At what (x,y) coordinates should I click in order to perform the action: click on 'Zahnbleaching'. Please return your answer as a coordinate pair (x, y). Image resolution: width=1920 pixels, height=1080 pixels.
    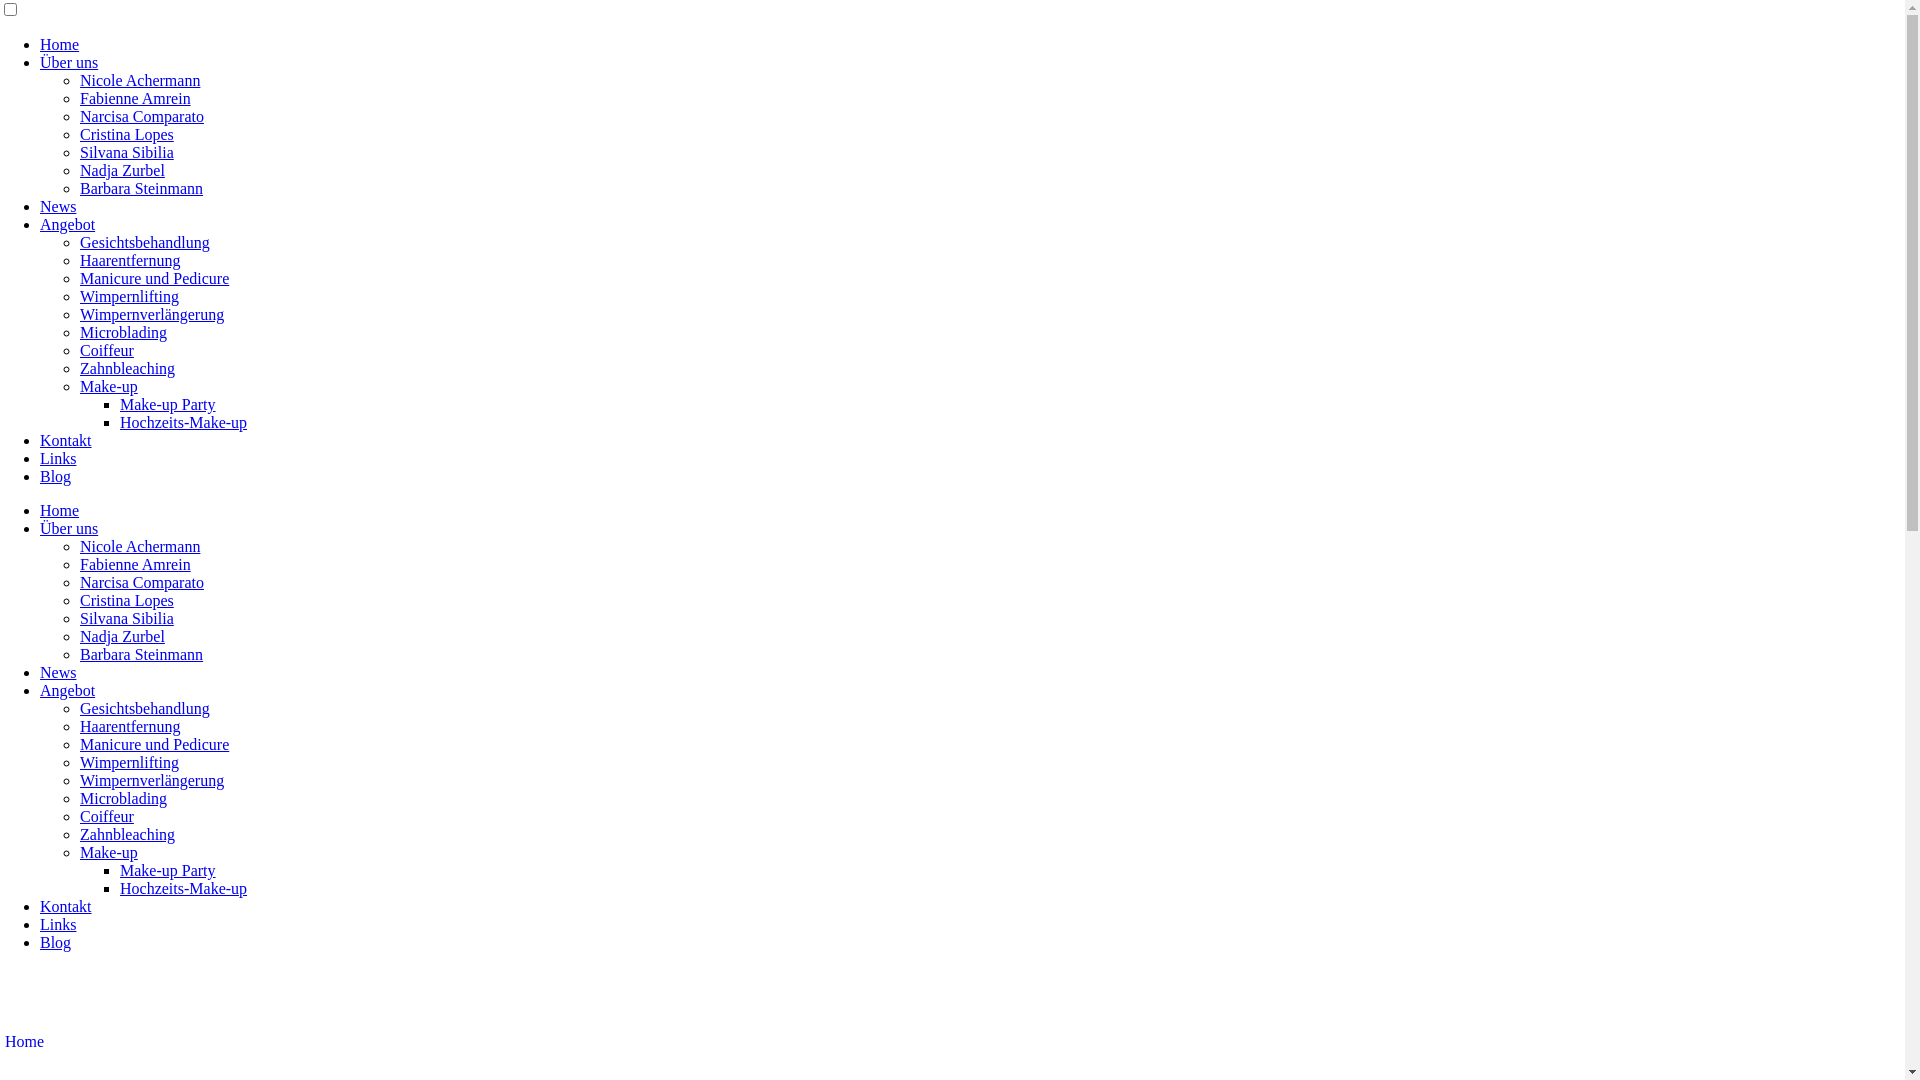
    Looking at the image, I should click on (126, 368).